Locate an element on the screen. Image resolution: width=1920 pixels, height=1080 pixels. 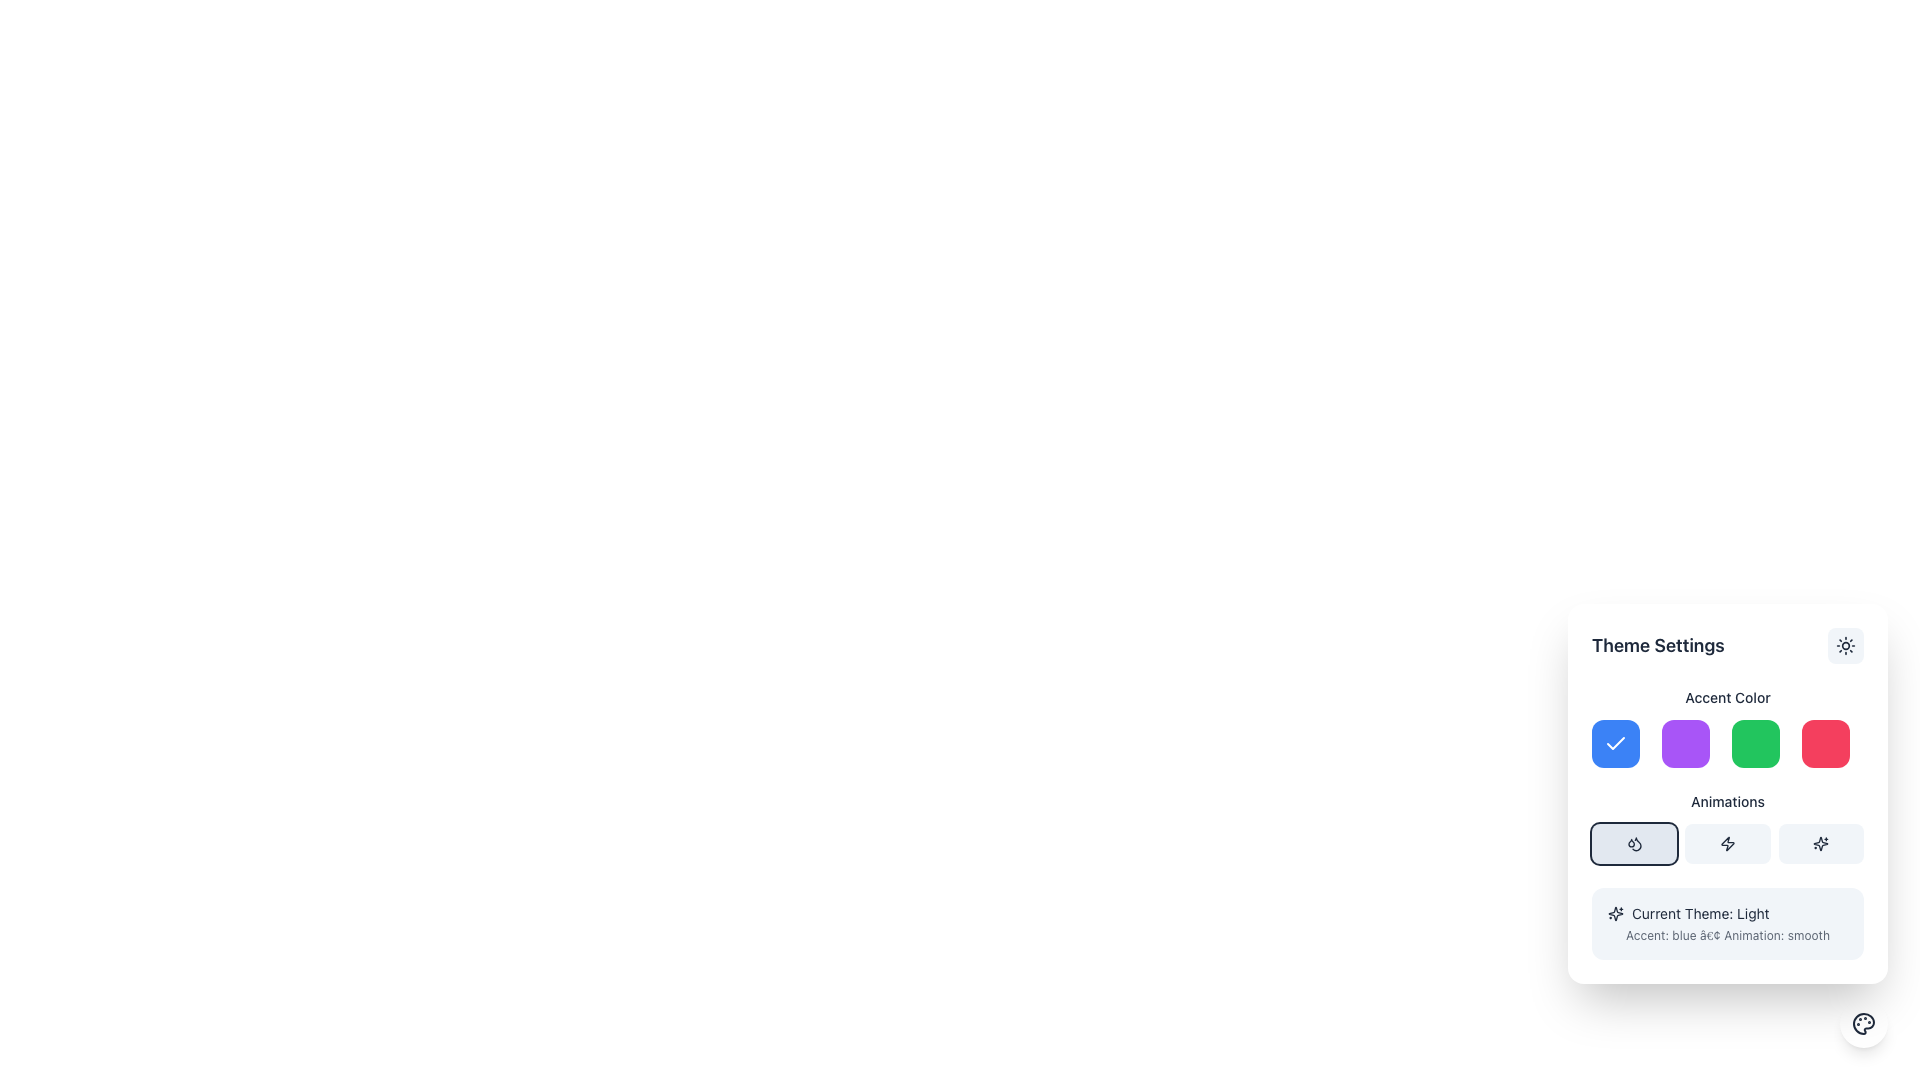
the informational text block at the bottom right of the 'Theme Settings' group that displays the current theme, accent color, and animation type settings is located at coordinates (1727, 924).